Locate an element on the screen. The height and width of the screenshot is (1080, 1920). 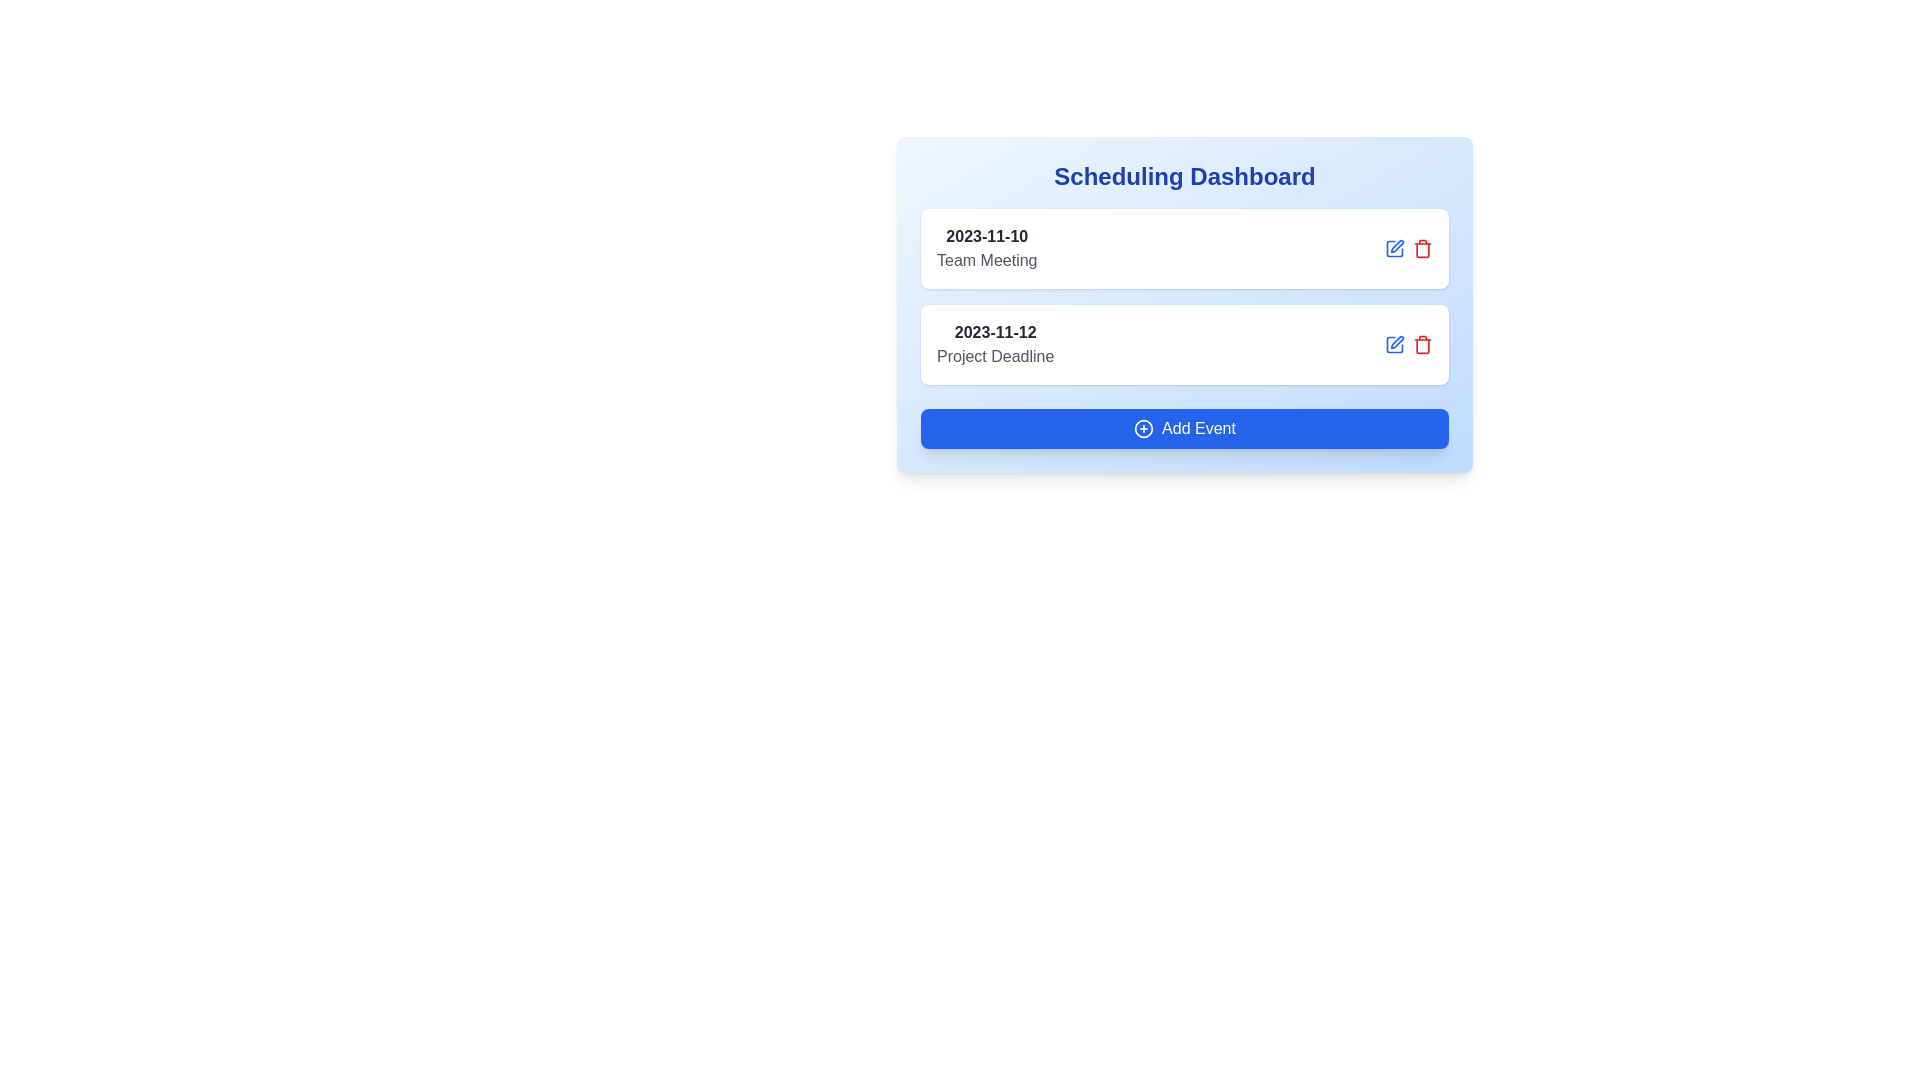
the small circular icon with a blue border and a white plus sign inside it, located within the 'Add Event' button is located at coordinates (1144, 427).